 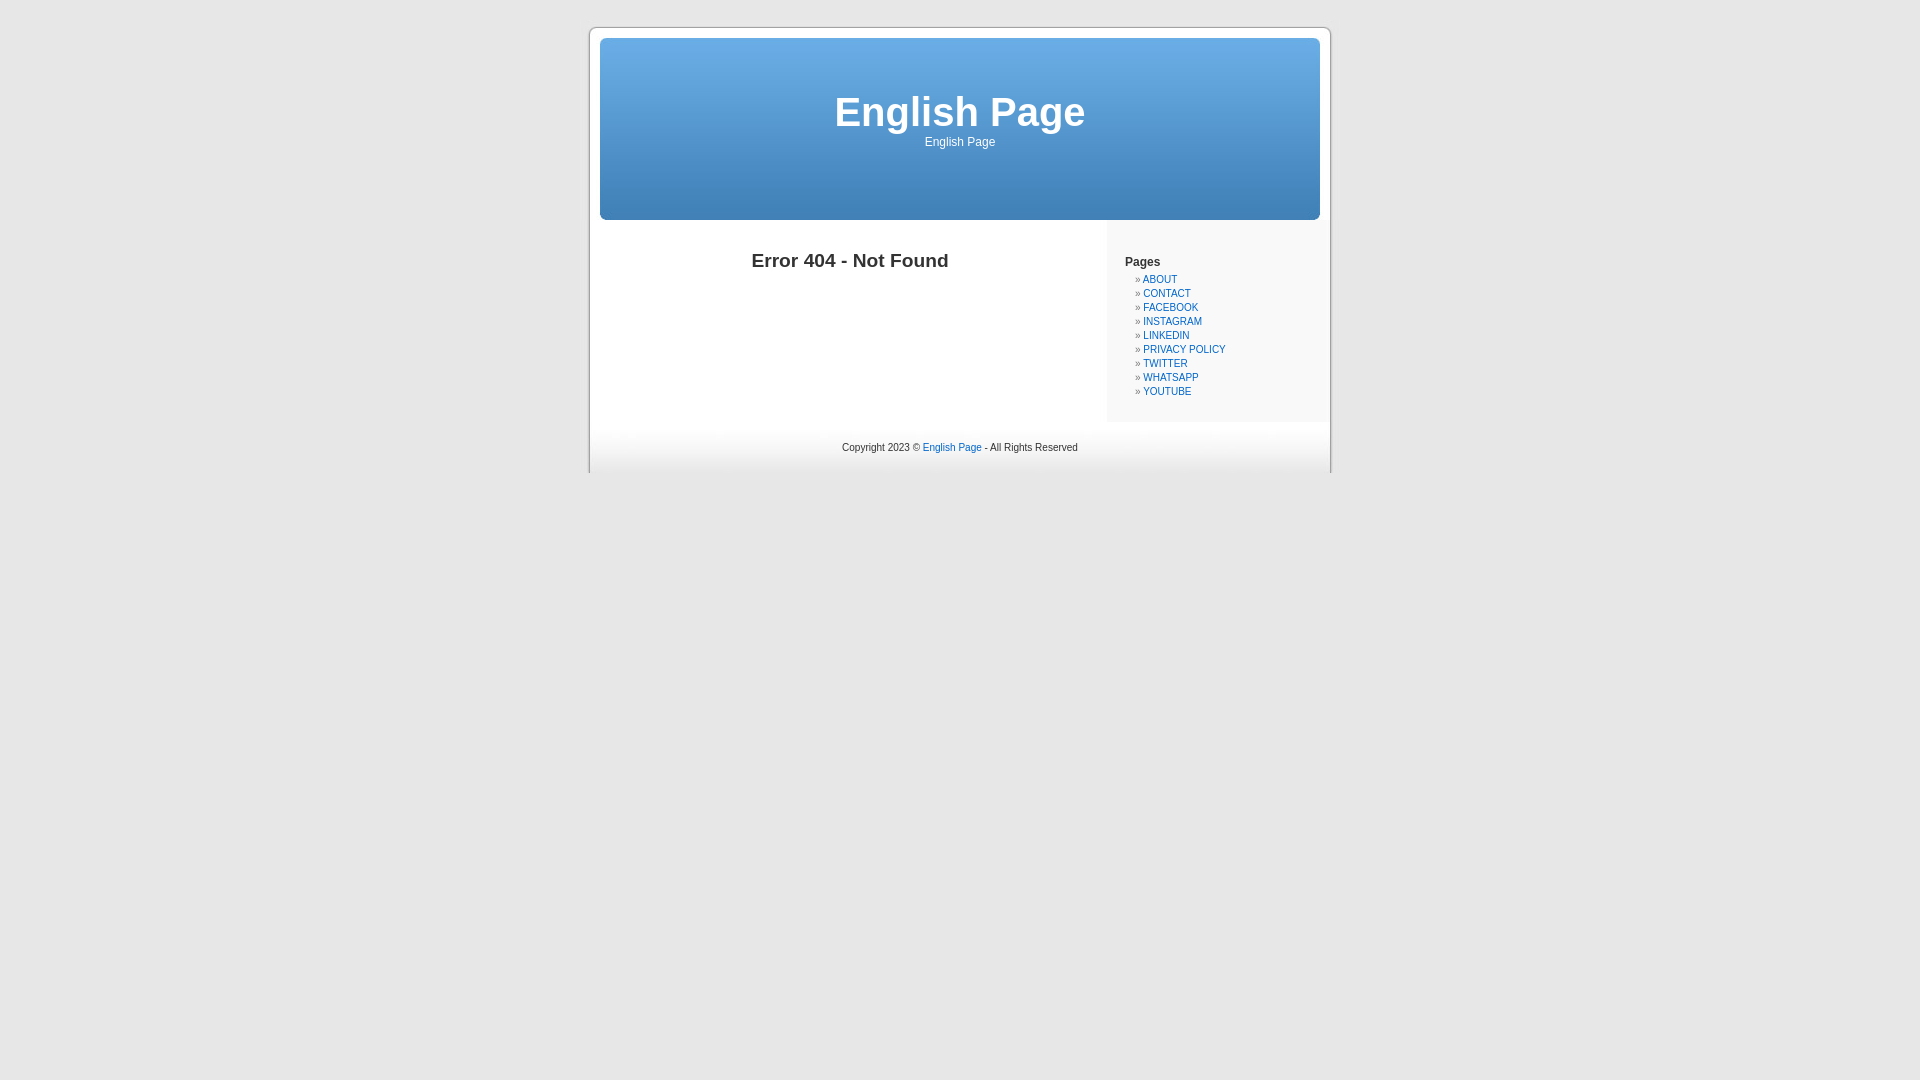 What do you see at coordinates (951, 446) in the screenshot?
I see `'English Page'` at bounding box center [951, 446].